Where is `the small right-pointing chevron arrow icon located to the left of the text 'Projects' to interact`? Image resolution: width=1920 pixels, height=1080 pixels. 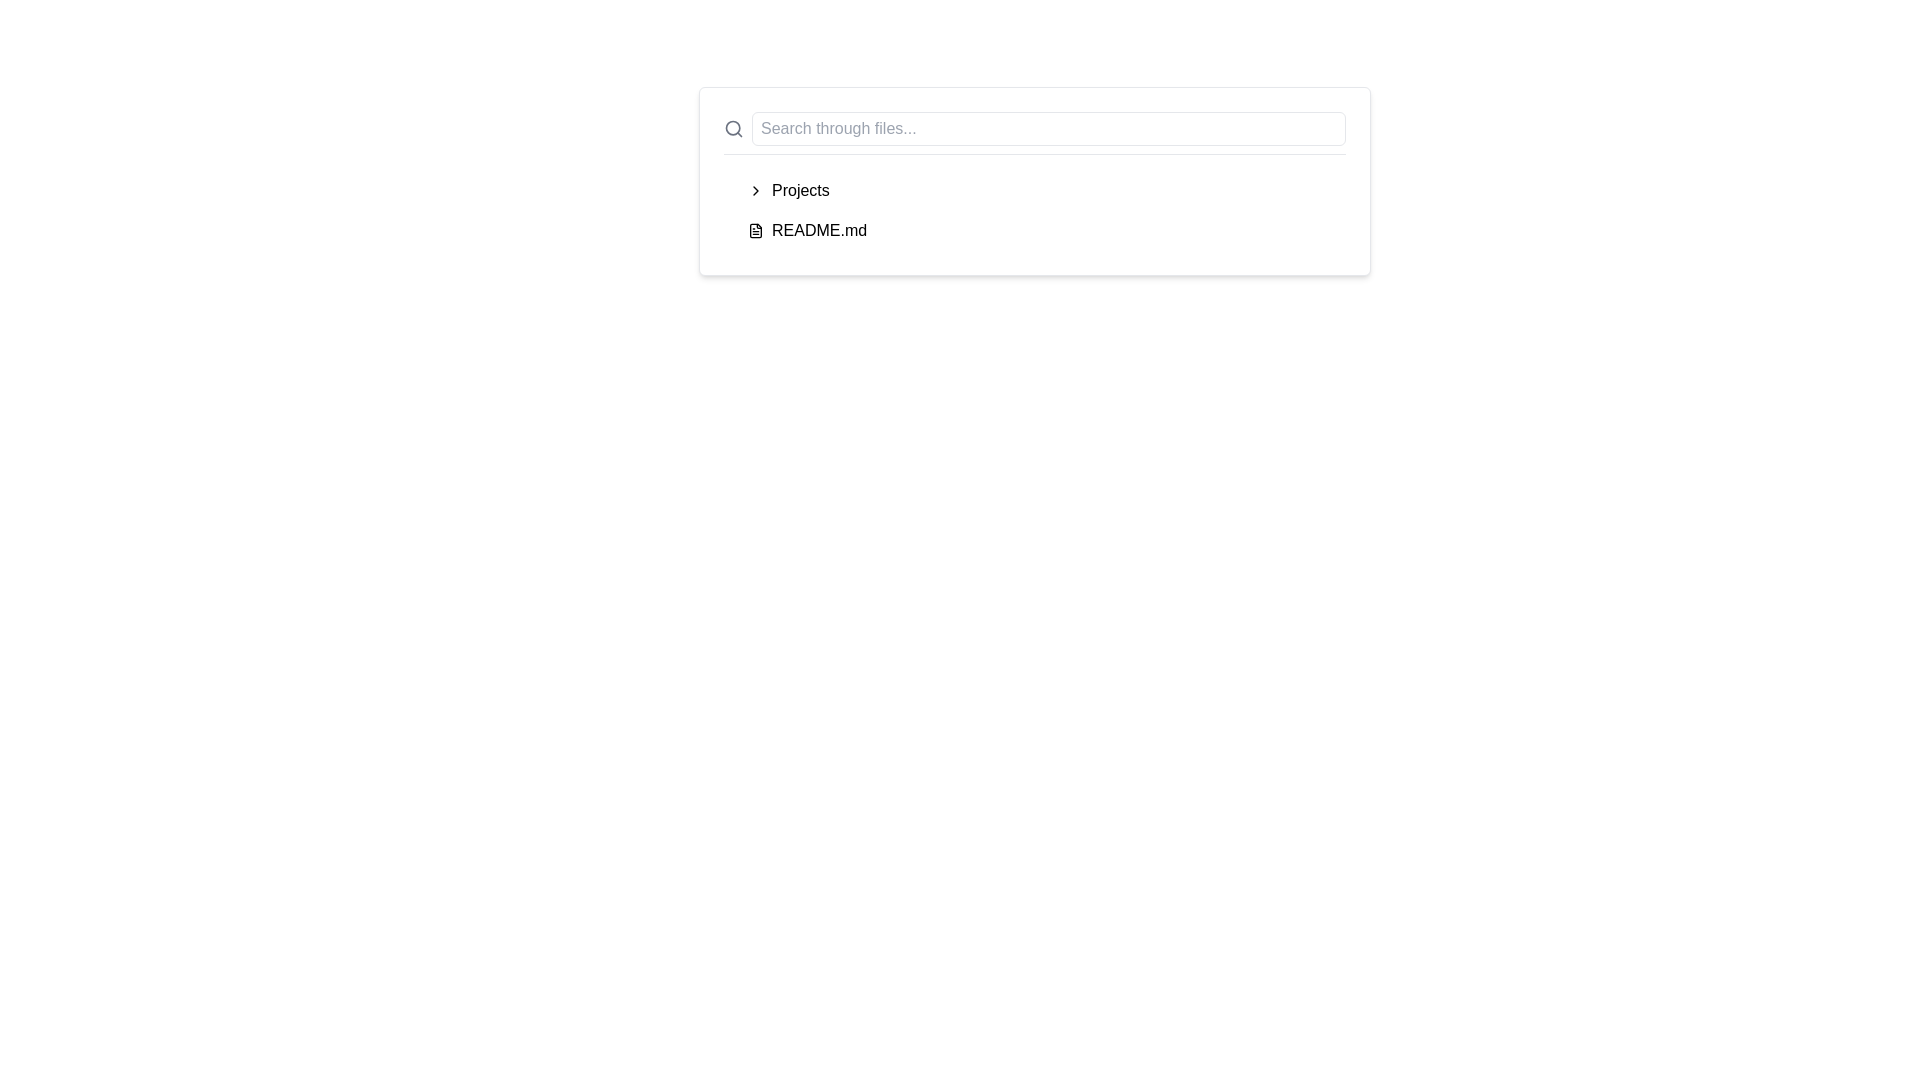 the small right-pointing chevron arrow icon located to the left of the text 'Projects' to interact is located at coordinates (754, 191).